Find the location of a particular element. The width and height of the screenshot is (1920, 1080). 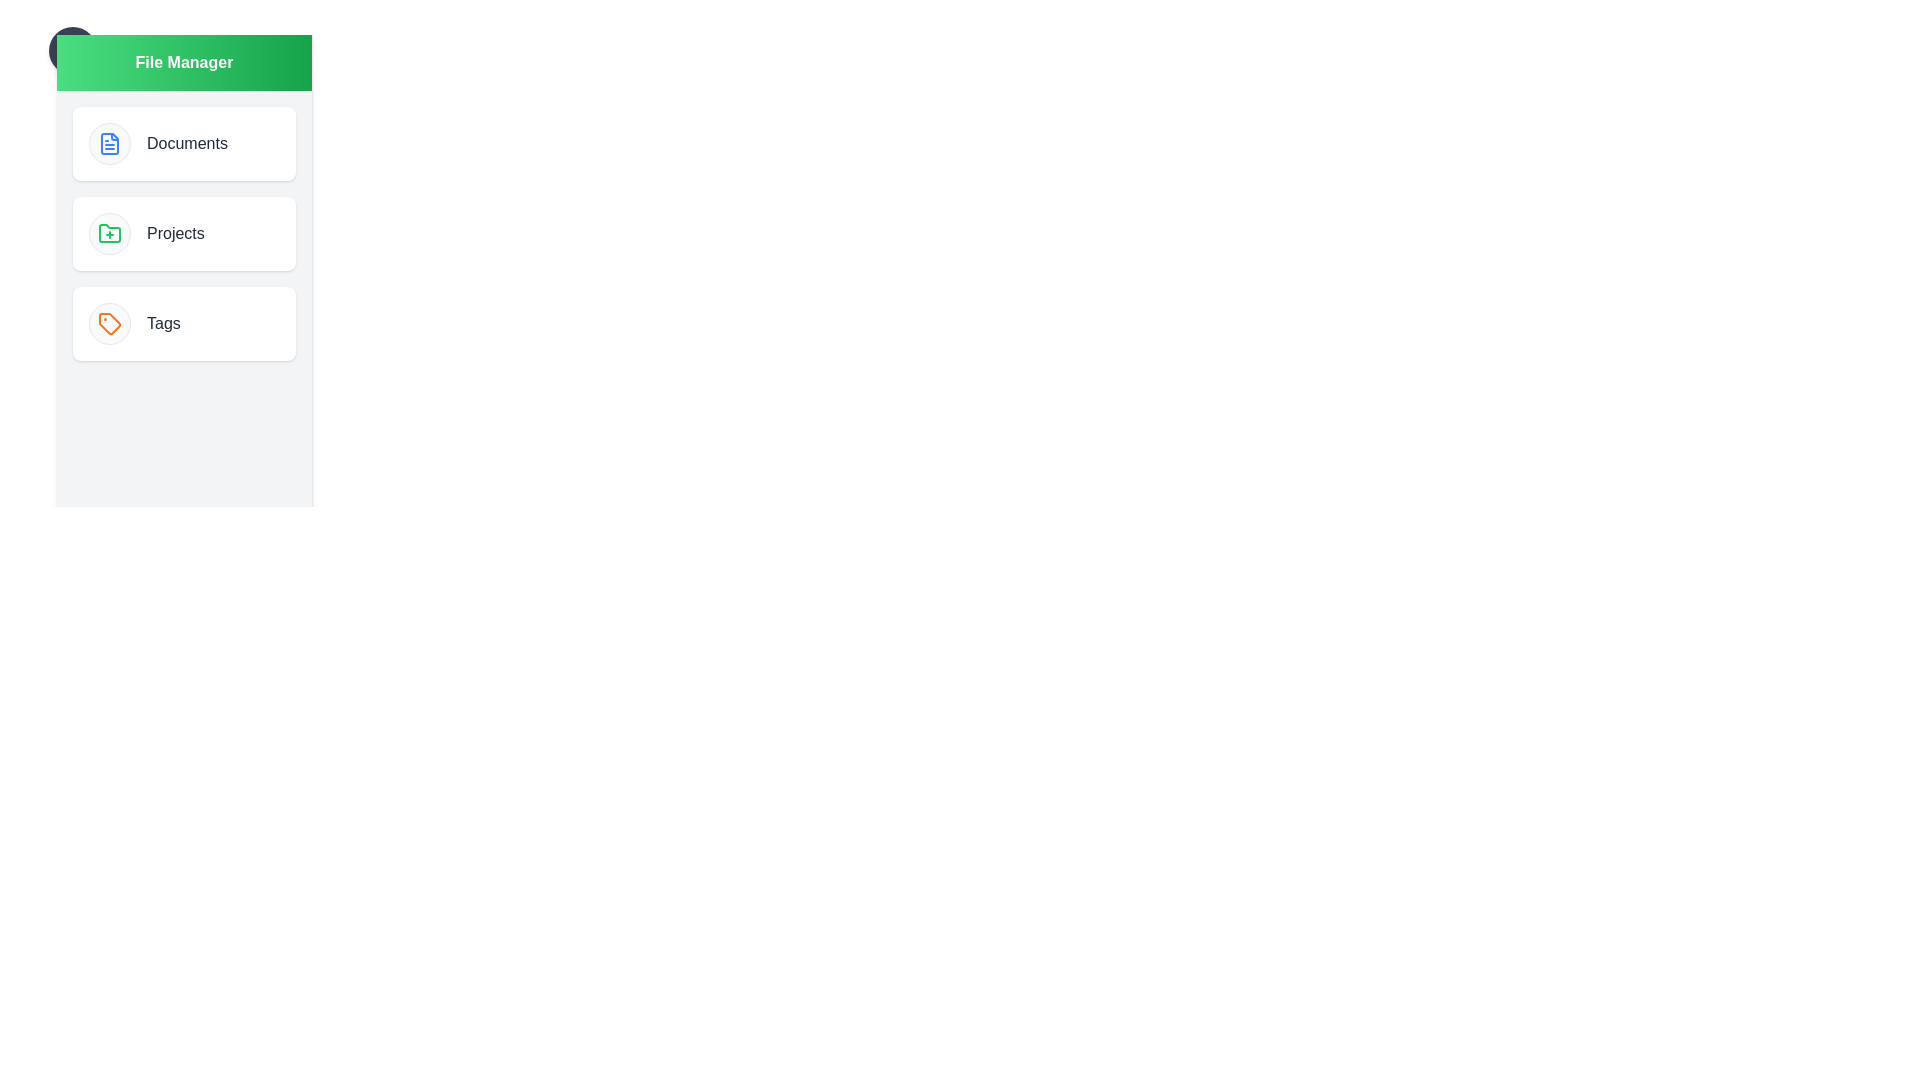

the toggle button at the top-left corner of the screen to toggle the visibility of the drawer is located at coordinates (72, 49).